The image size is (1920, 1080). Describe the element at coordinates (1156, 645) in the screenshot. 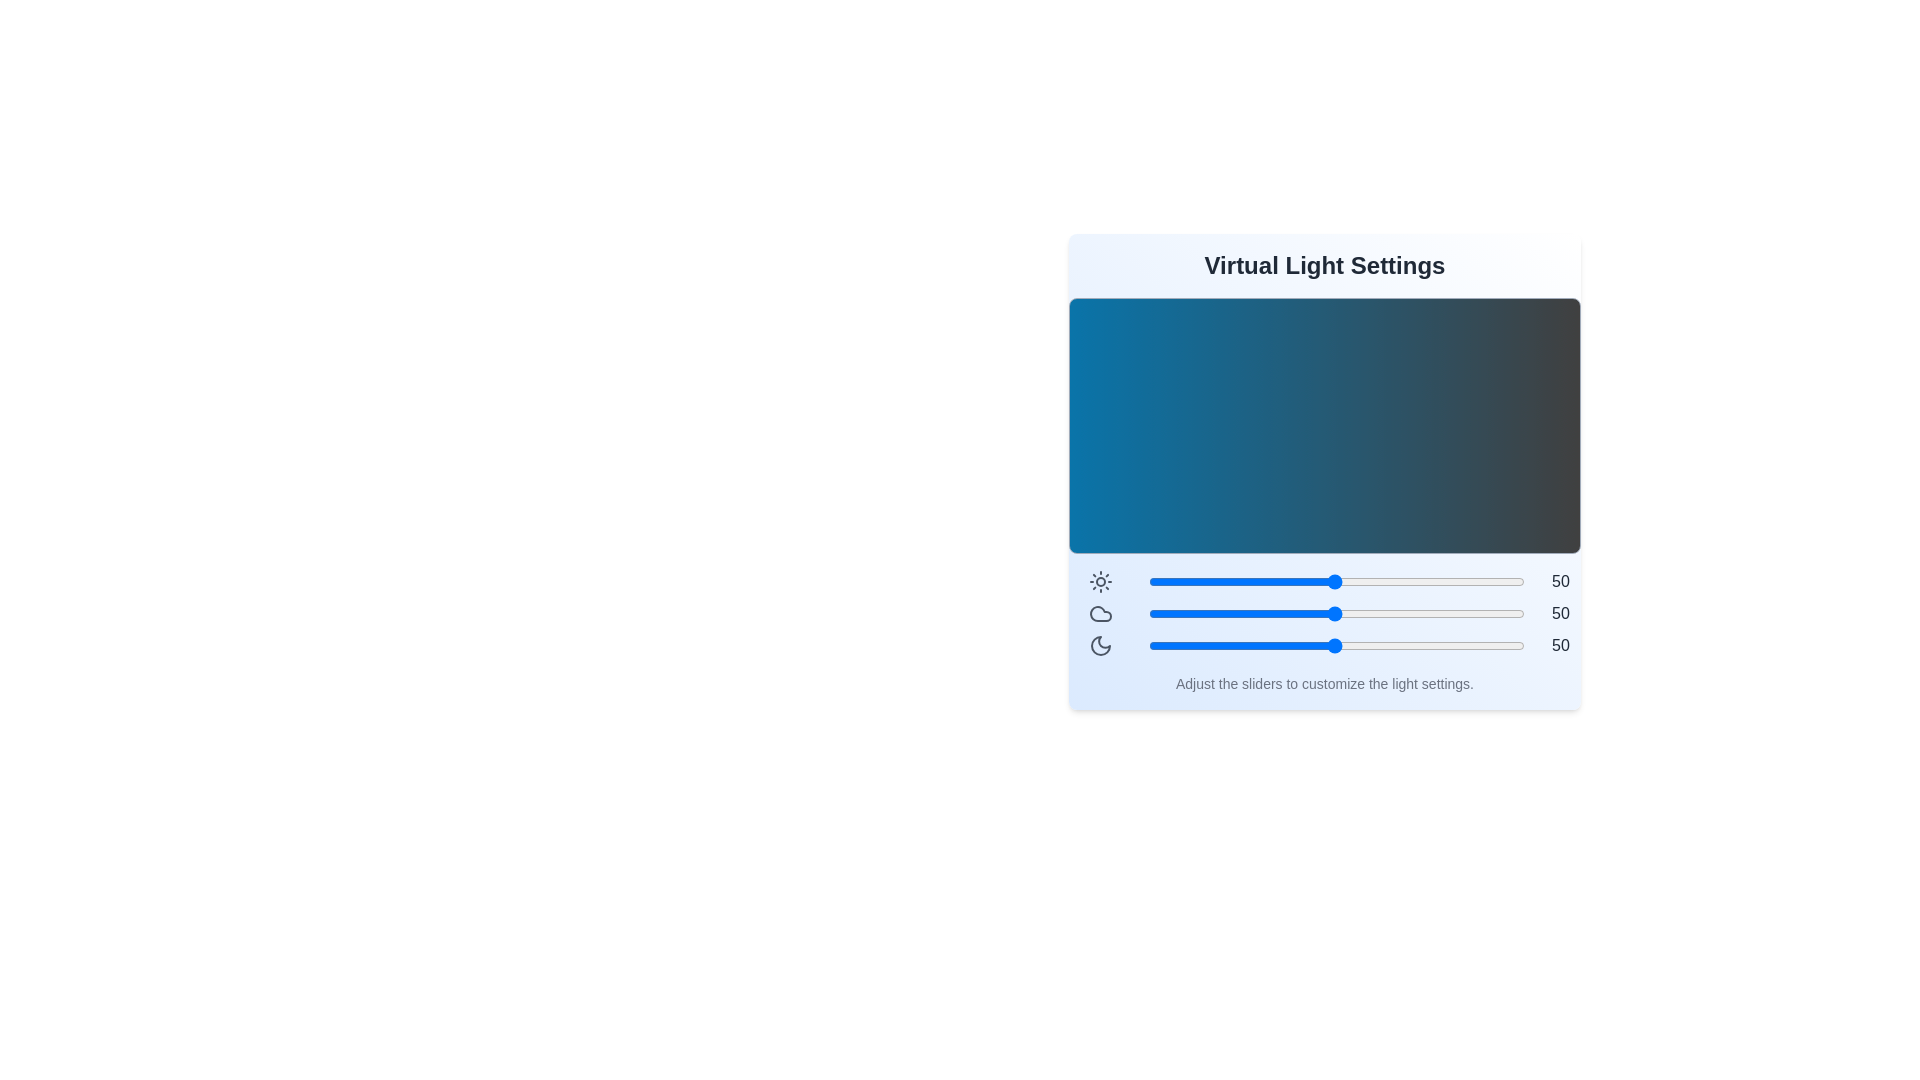

I see `the saturation slider to 3` at that location.